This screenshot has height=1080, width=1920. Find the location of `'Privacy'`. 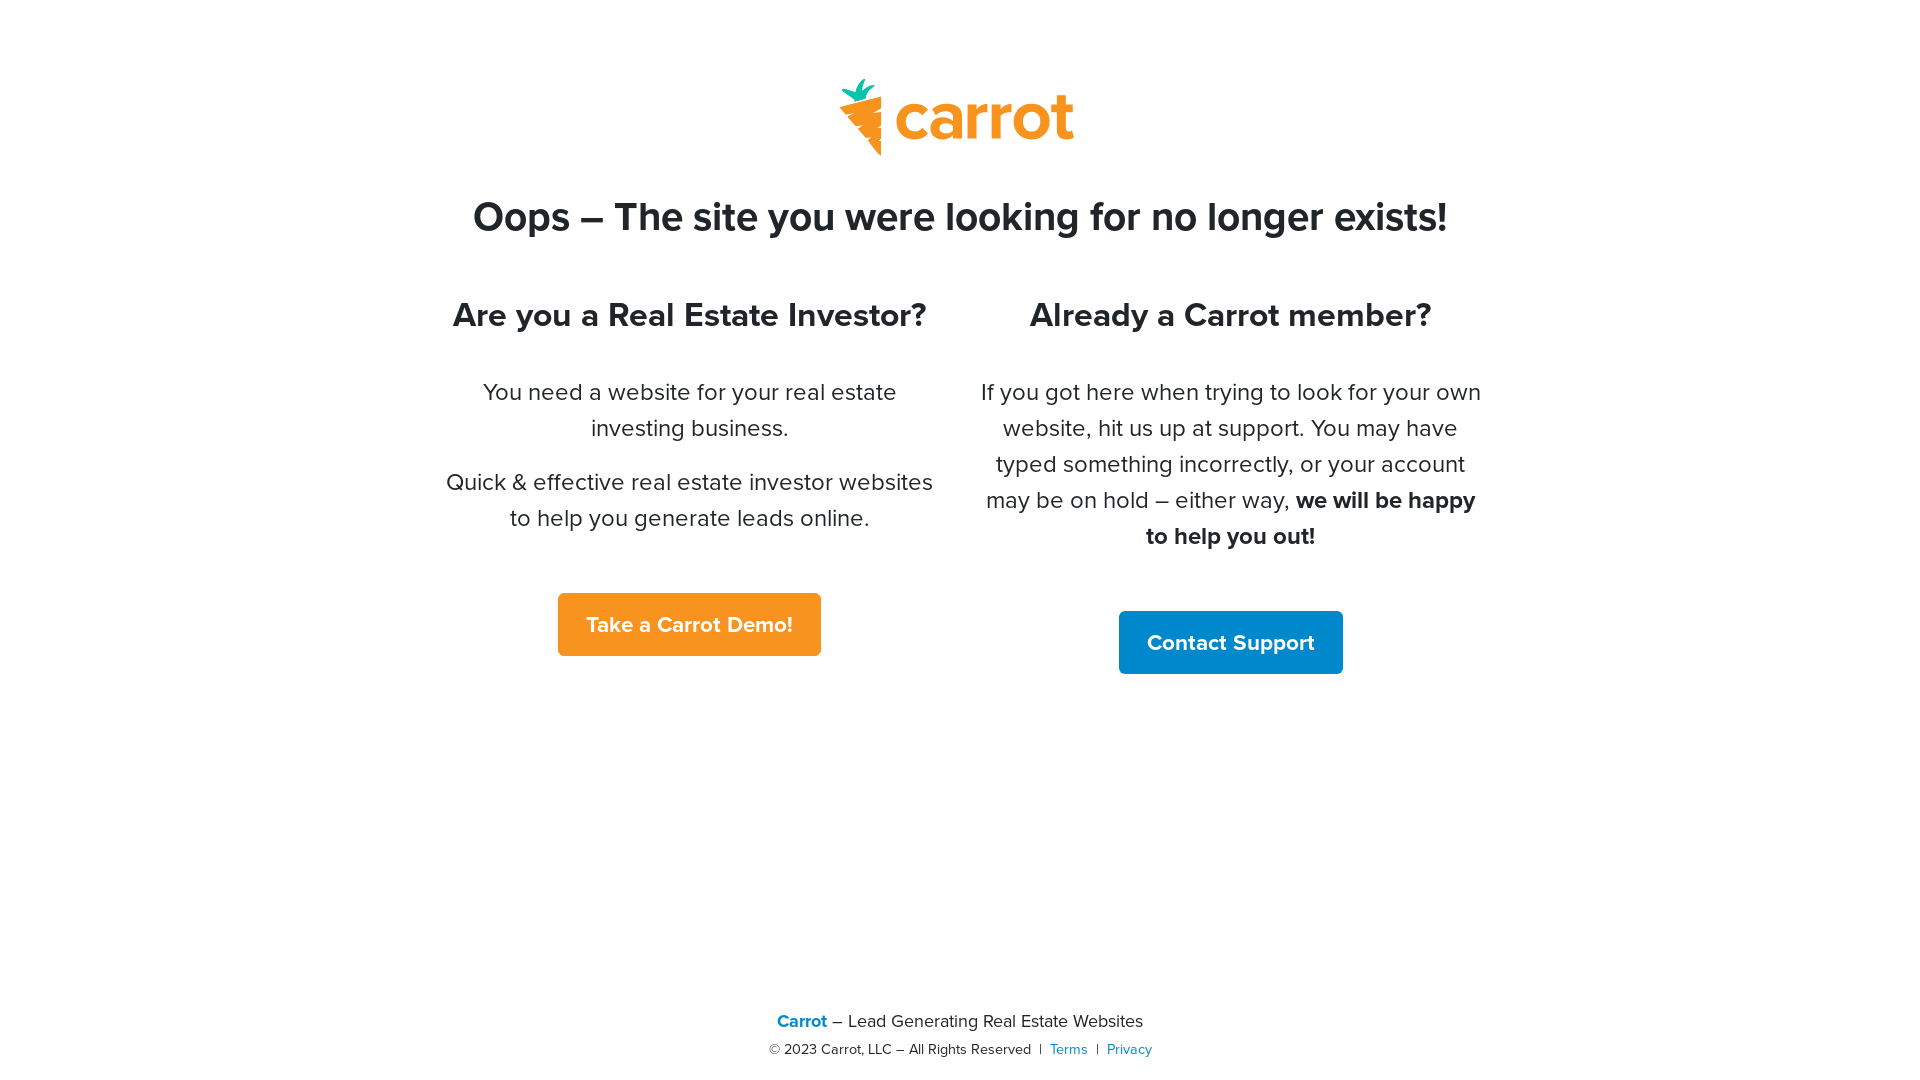

'Privacy' is located at coordinates (1128, 1048).